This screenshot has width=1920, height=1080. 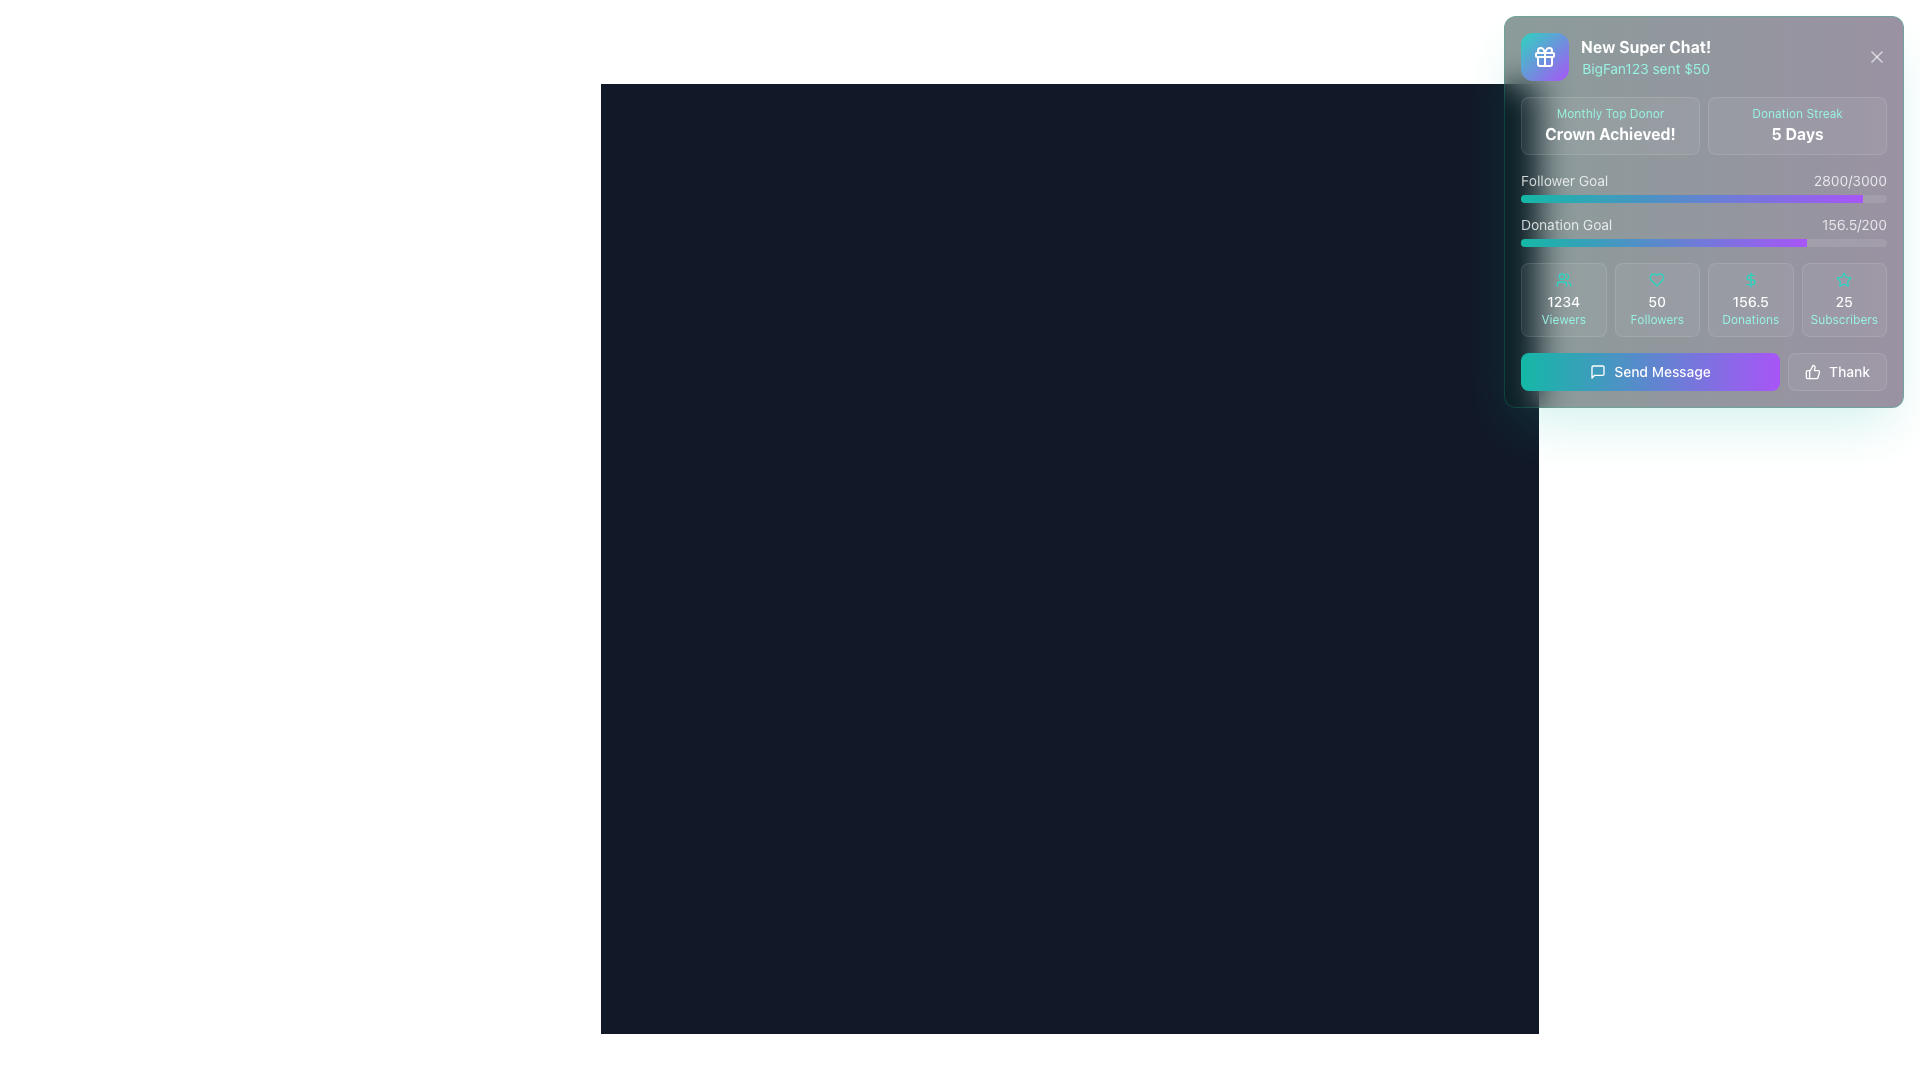 I want to click on the 'Send Message' icon located in the lower-right region of the dialog box, which visually represents the functionality to send a message, so click(x=1597, y=371).